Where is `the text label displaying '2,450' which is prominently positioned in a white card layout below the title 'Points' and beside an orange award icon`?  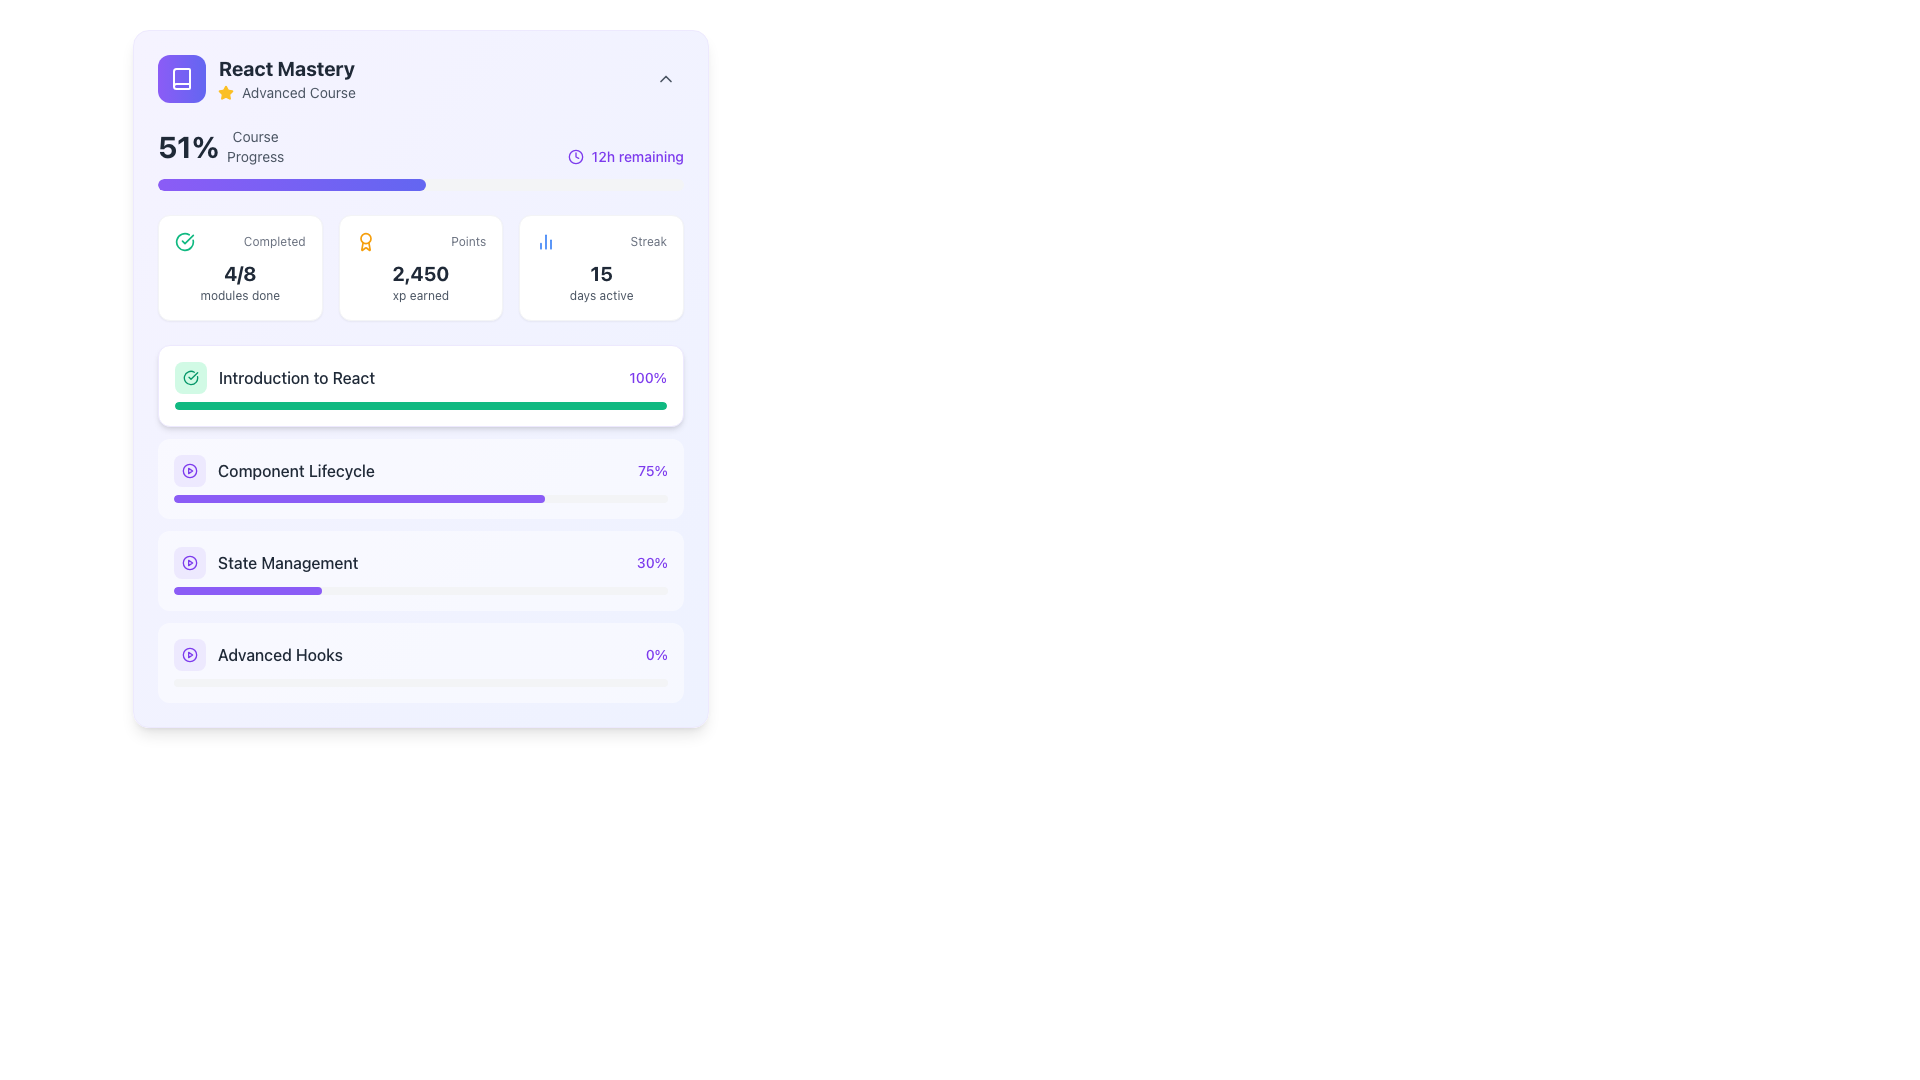
the text label displaying '2,450' which is prominently positioned in a white card layout below the title 'Points' and beside an orange award icon is located at coordinates (420, 273).